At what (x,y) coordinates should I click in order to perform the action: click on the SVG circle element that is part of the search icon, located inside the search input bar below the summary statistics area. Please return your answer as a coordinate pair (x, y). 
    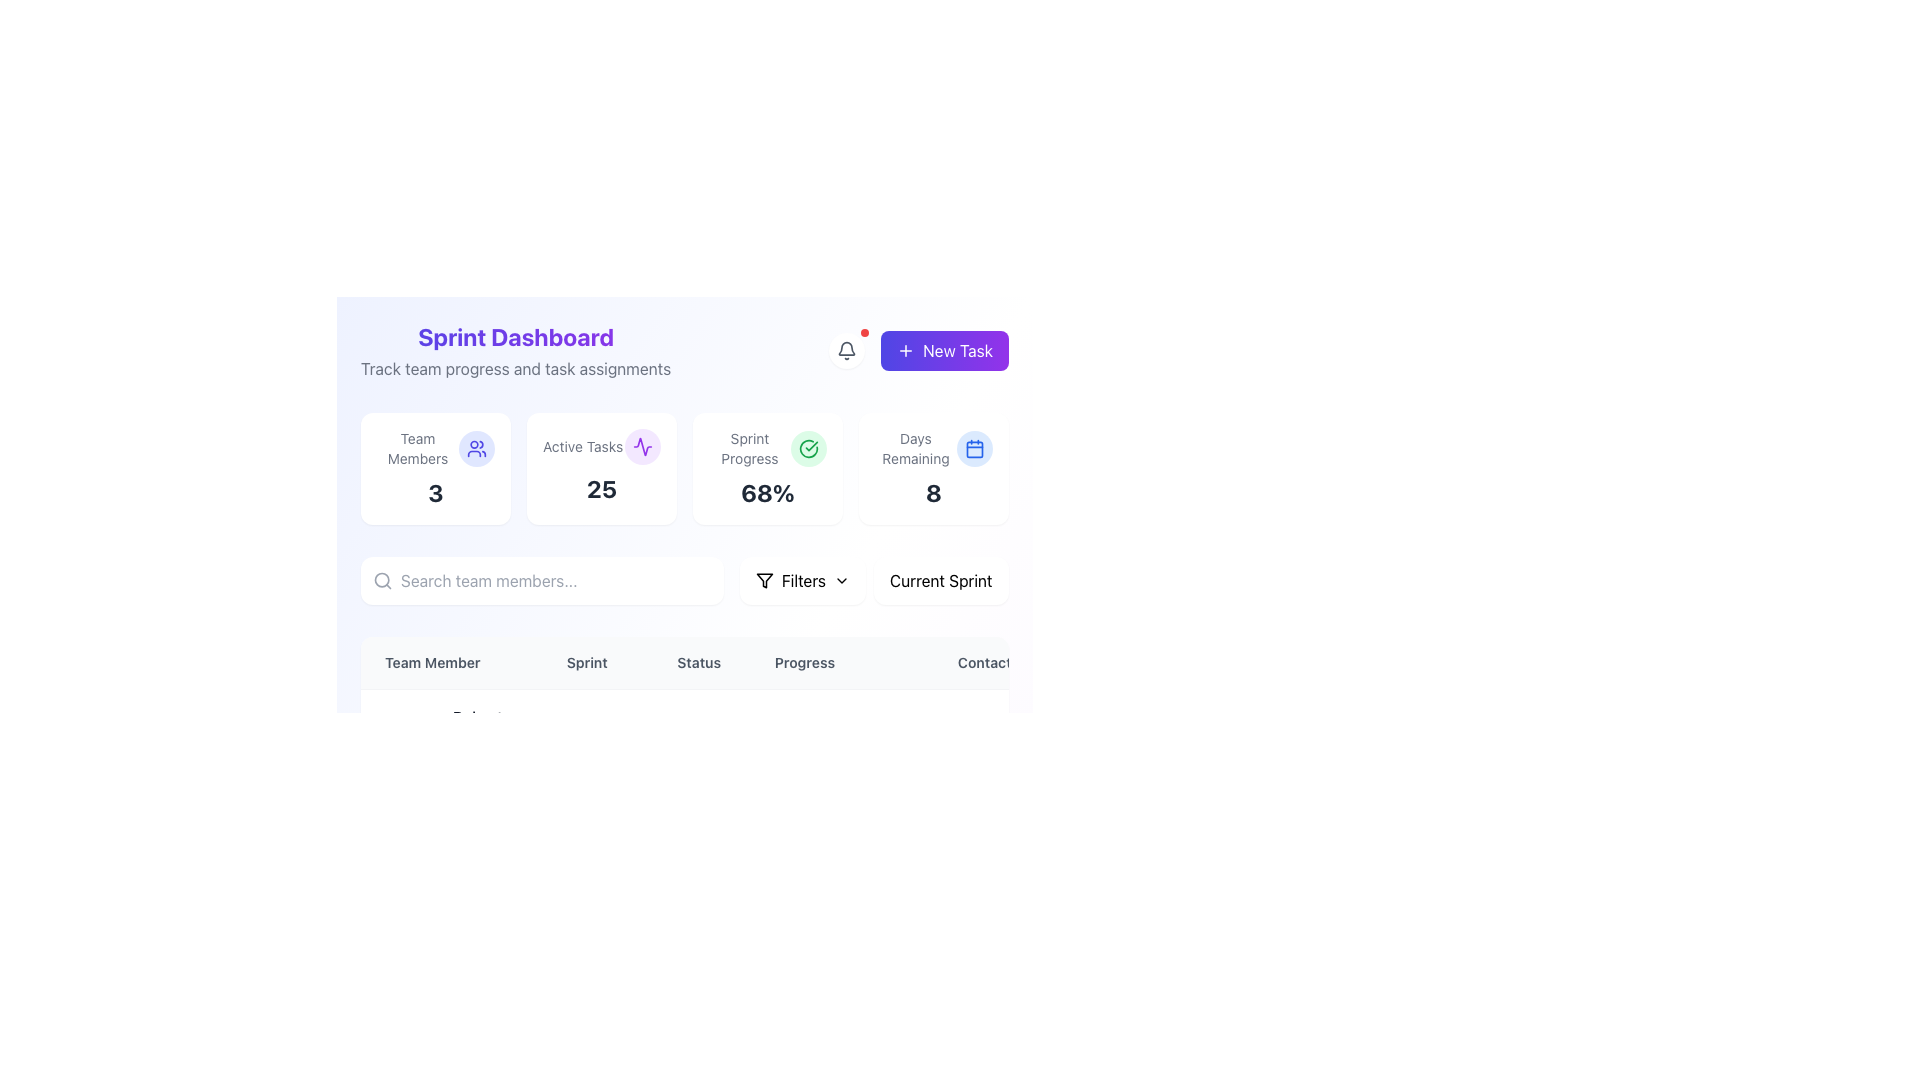
    Looking at the image, I should click on (382, 580).